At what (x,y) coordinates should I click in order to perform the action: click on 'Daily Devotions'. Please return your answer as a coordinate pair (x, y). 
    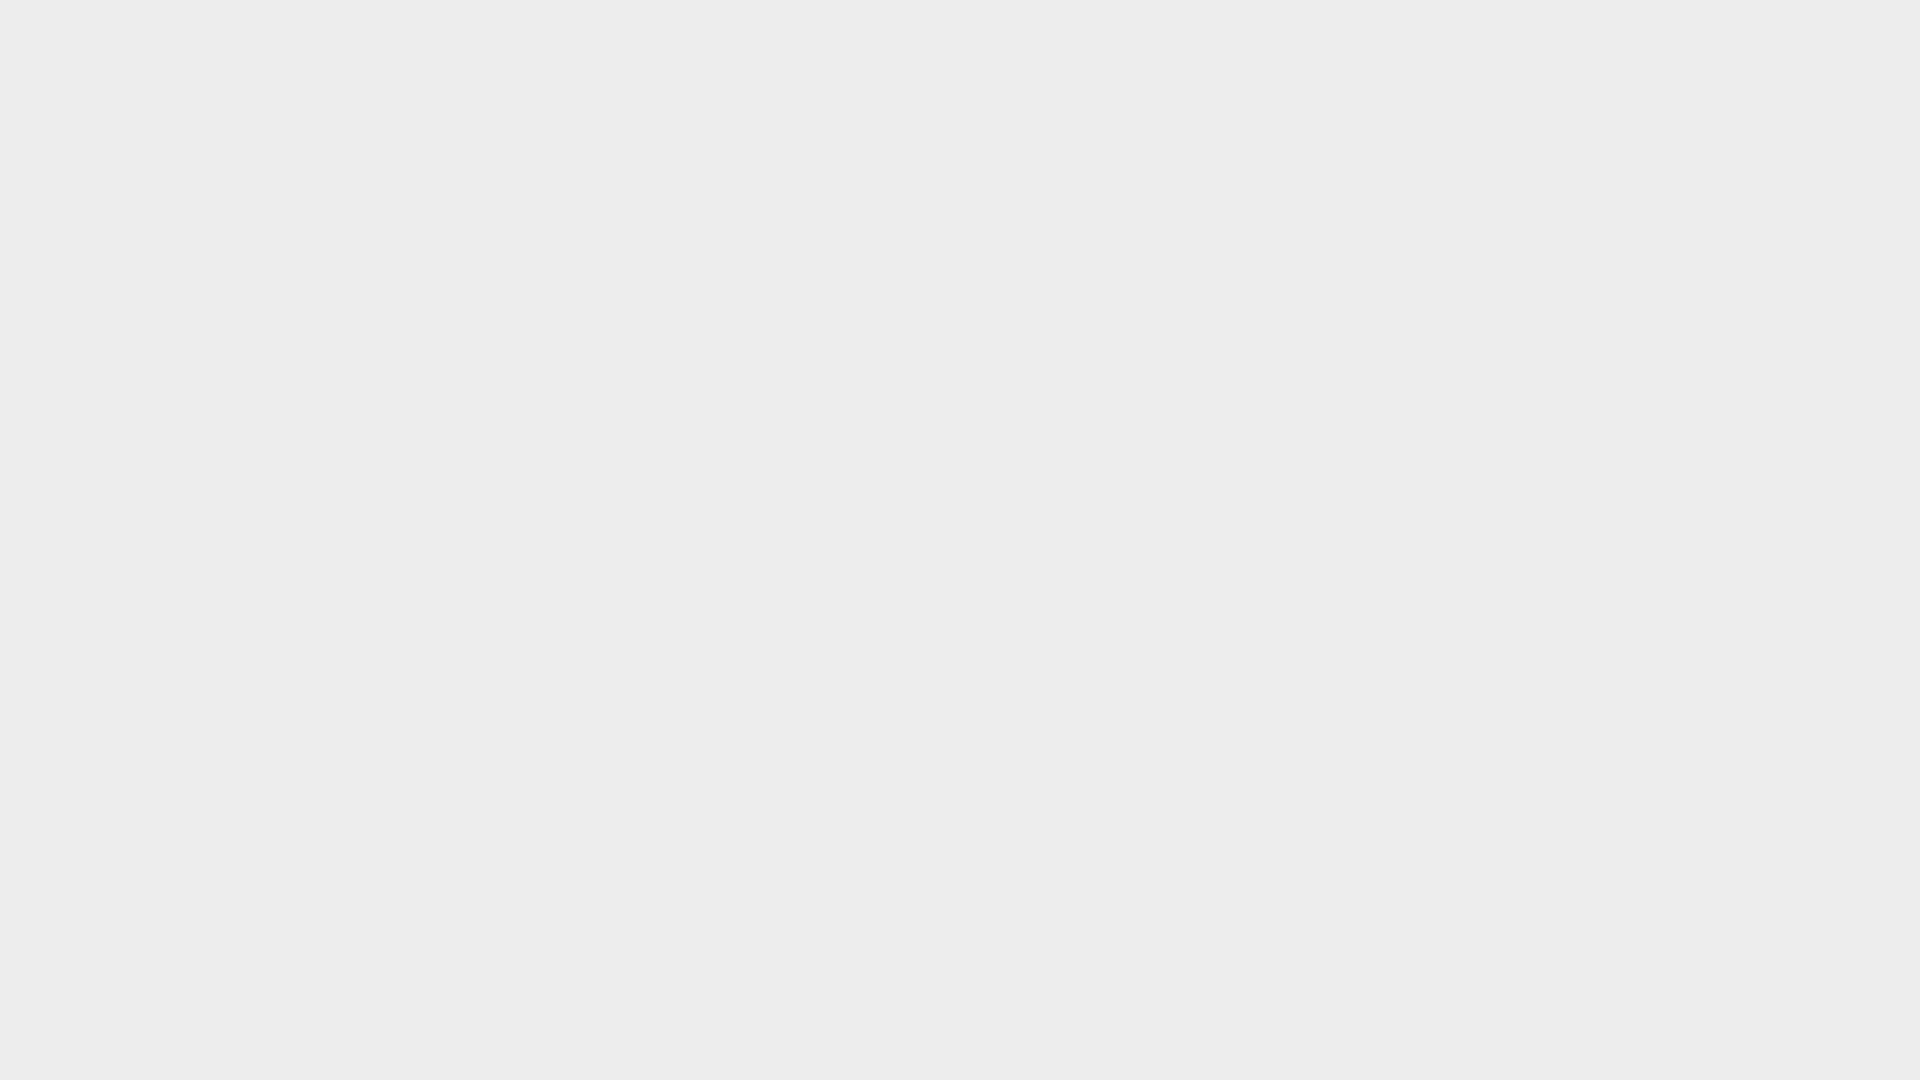
    Looking at the image, I should click on (1014, 122).